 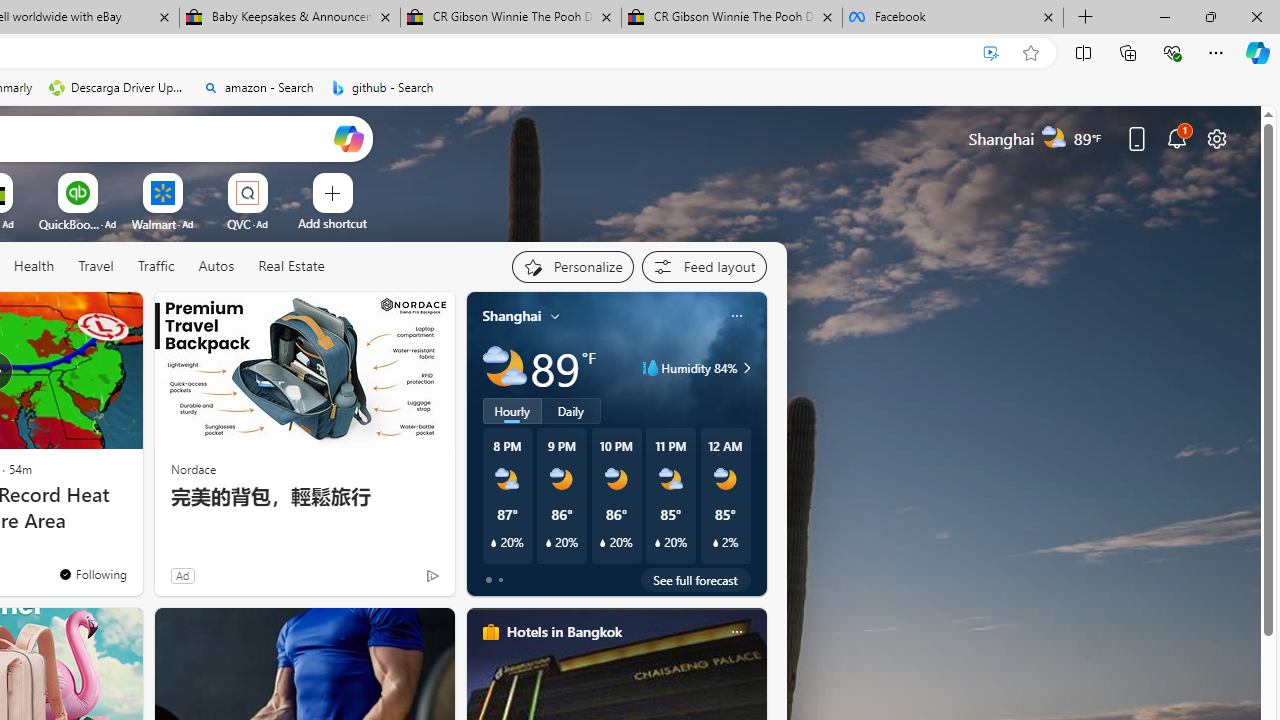 I want to click on 'tab-0', so click(x=488, y=579).